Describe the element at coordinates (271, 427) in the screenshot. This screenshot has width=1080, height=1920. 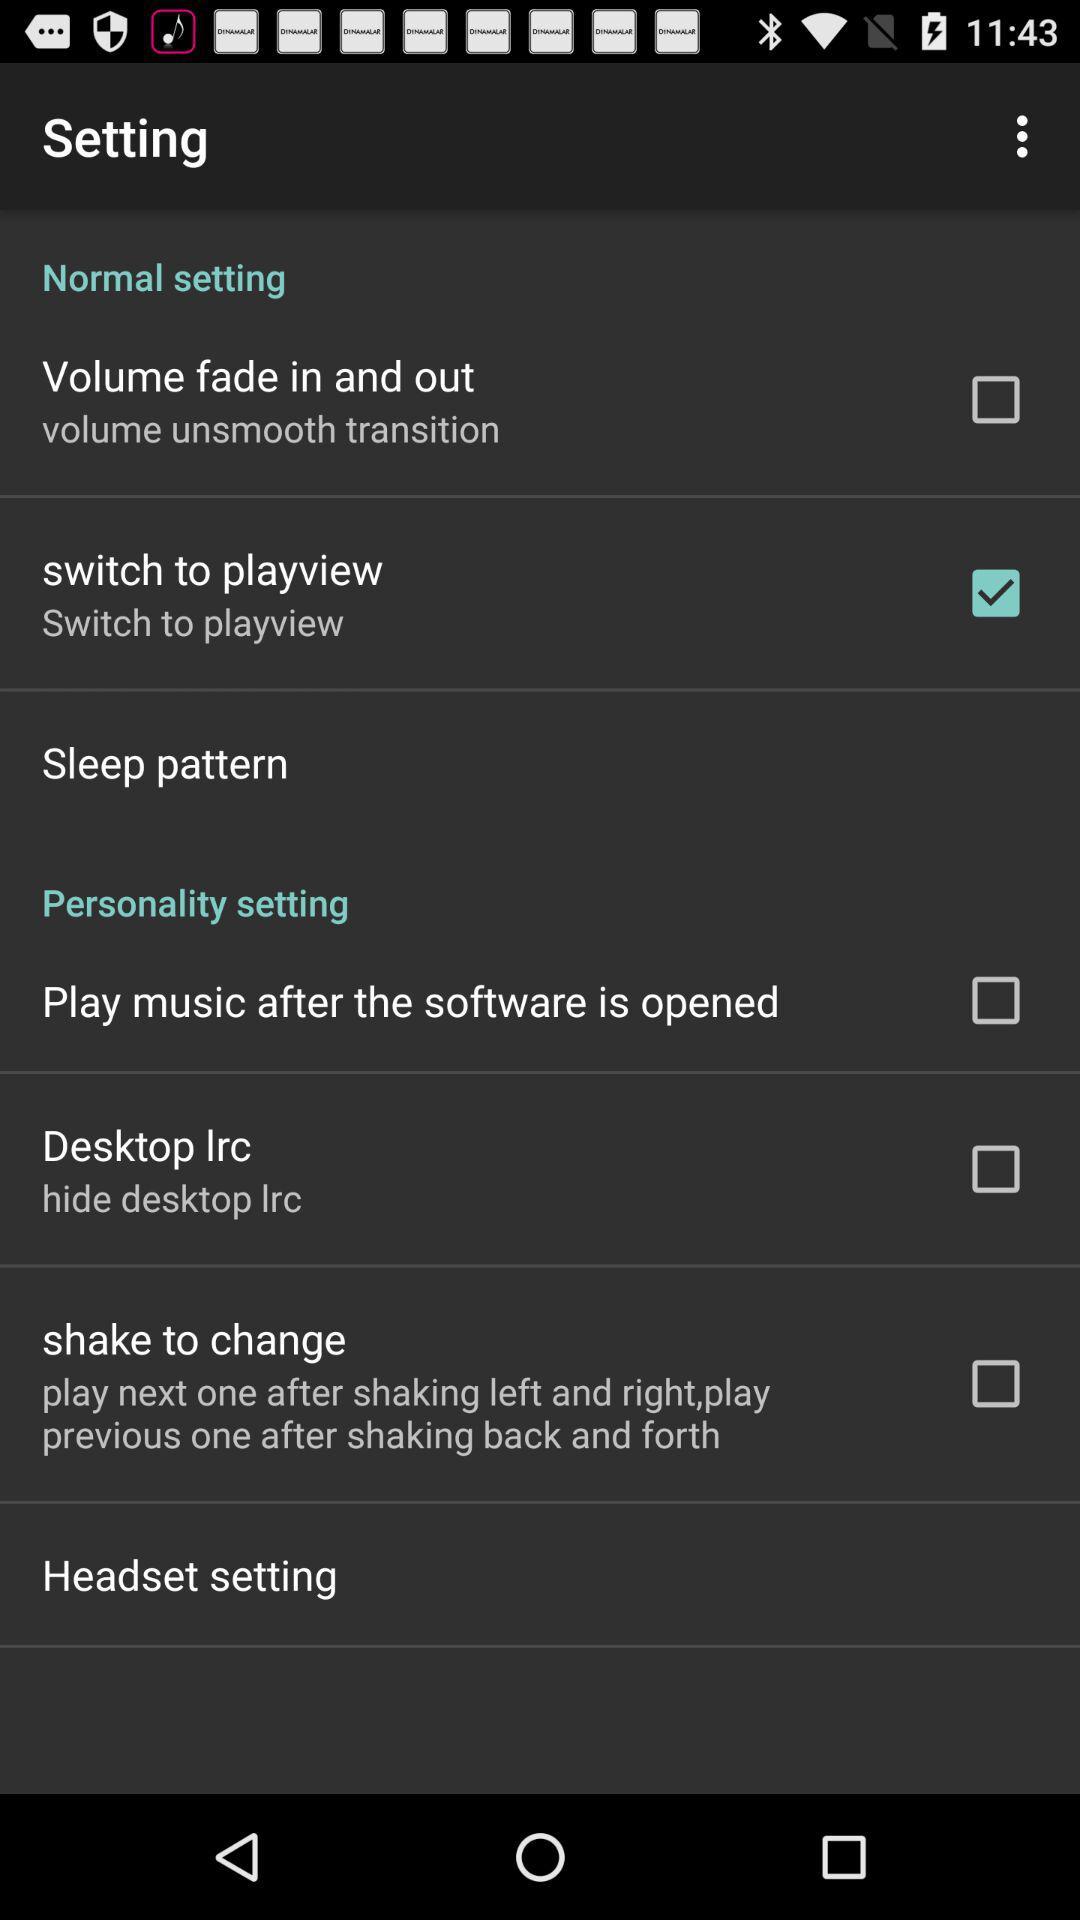
I see `the icon above the switch to playview item` at that location.